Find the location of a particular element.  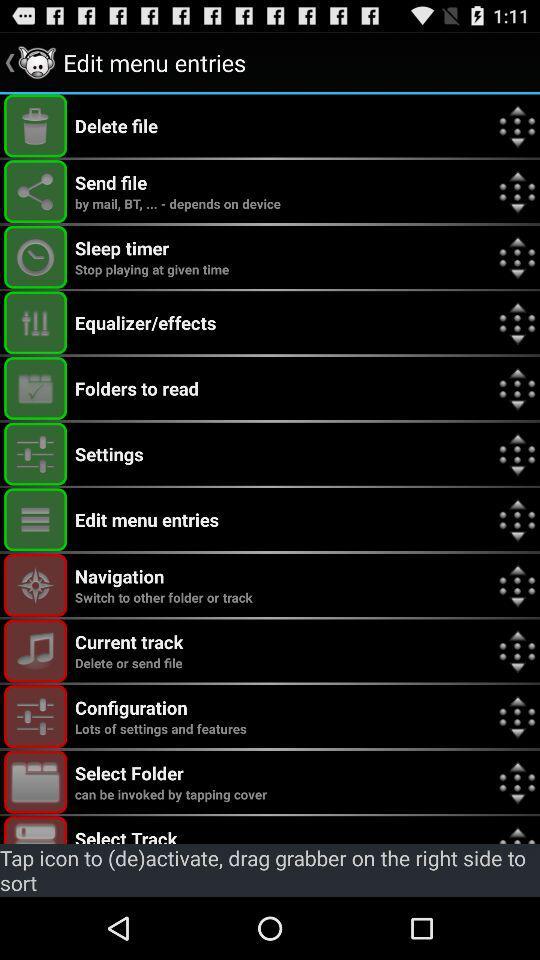

share options is located at coordinates (35, 191).